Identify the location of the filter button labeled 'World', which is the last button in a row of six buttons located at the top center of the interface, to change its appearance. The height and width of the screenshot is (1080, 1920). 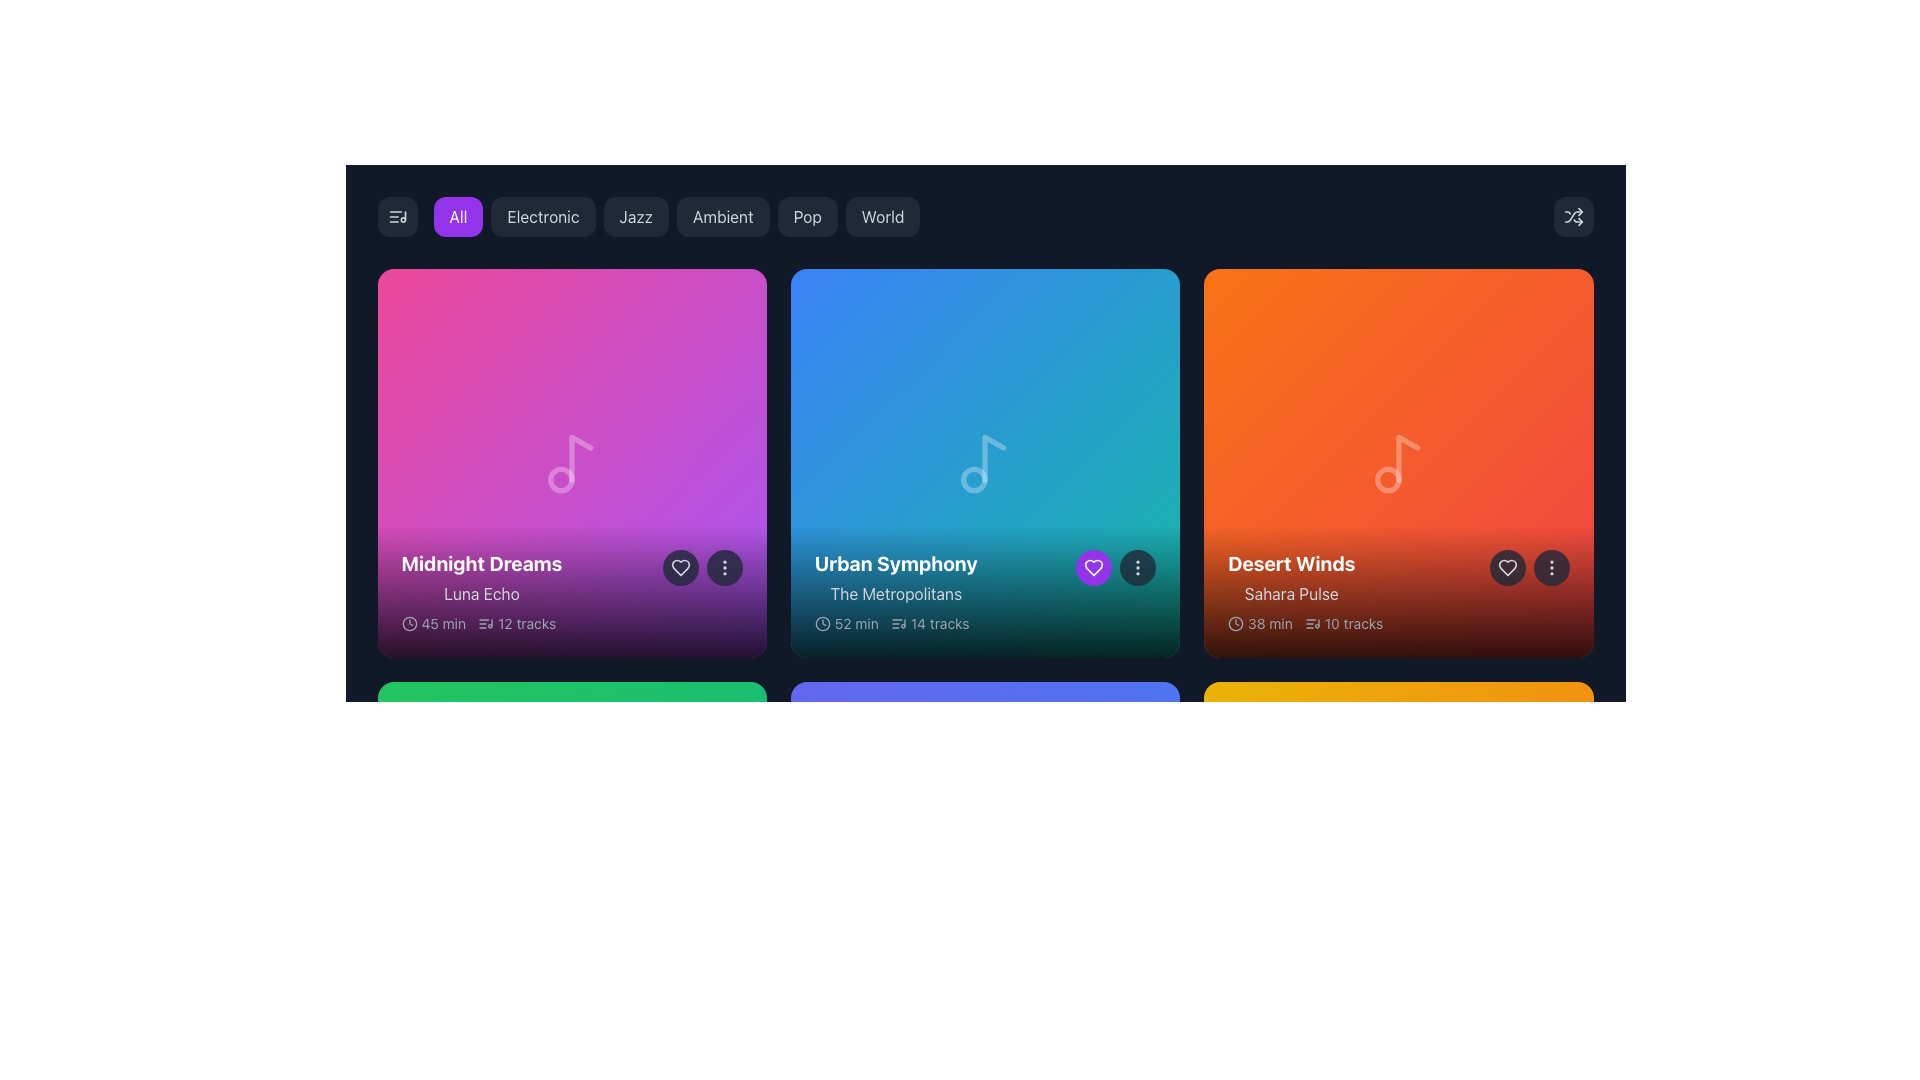
(882, 216).